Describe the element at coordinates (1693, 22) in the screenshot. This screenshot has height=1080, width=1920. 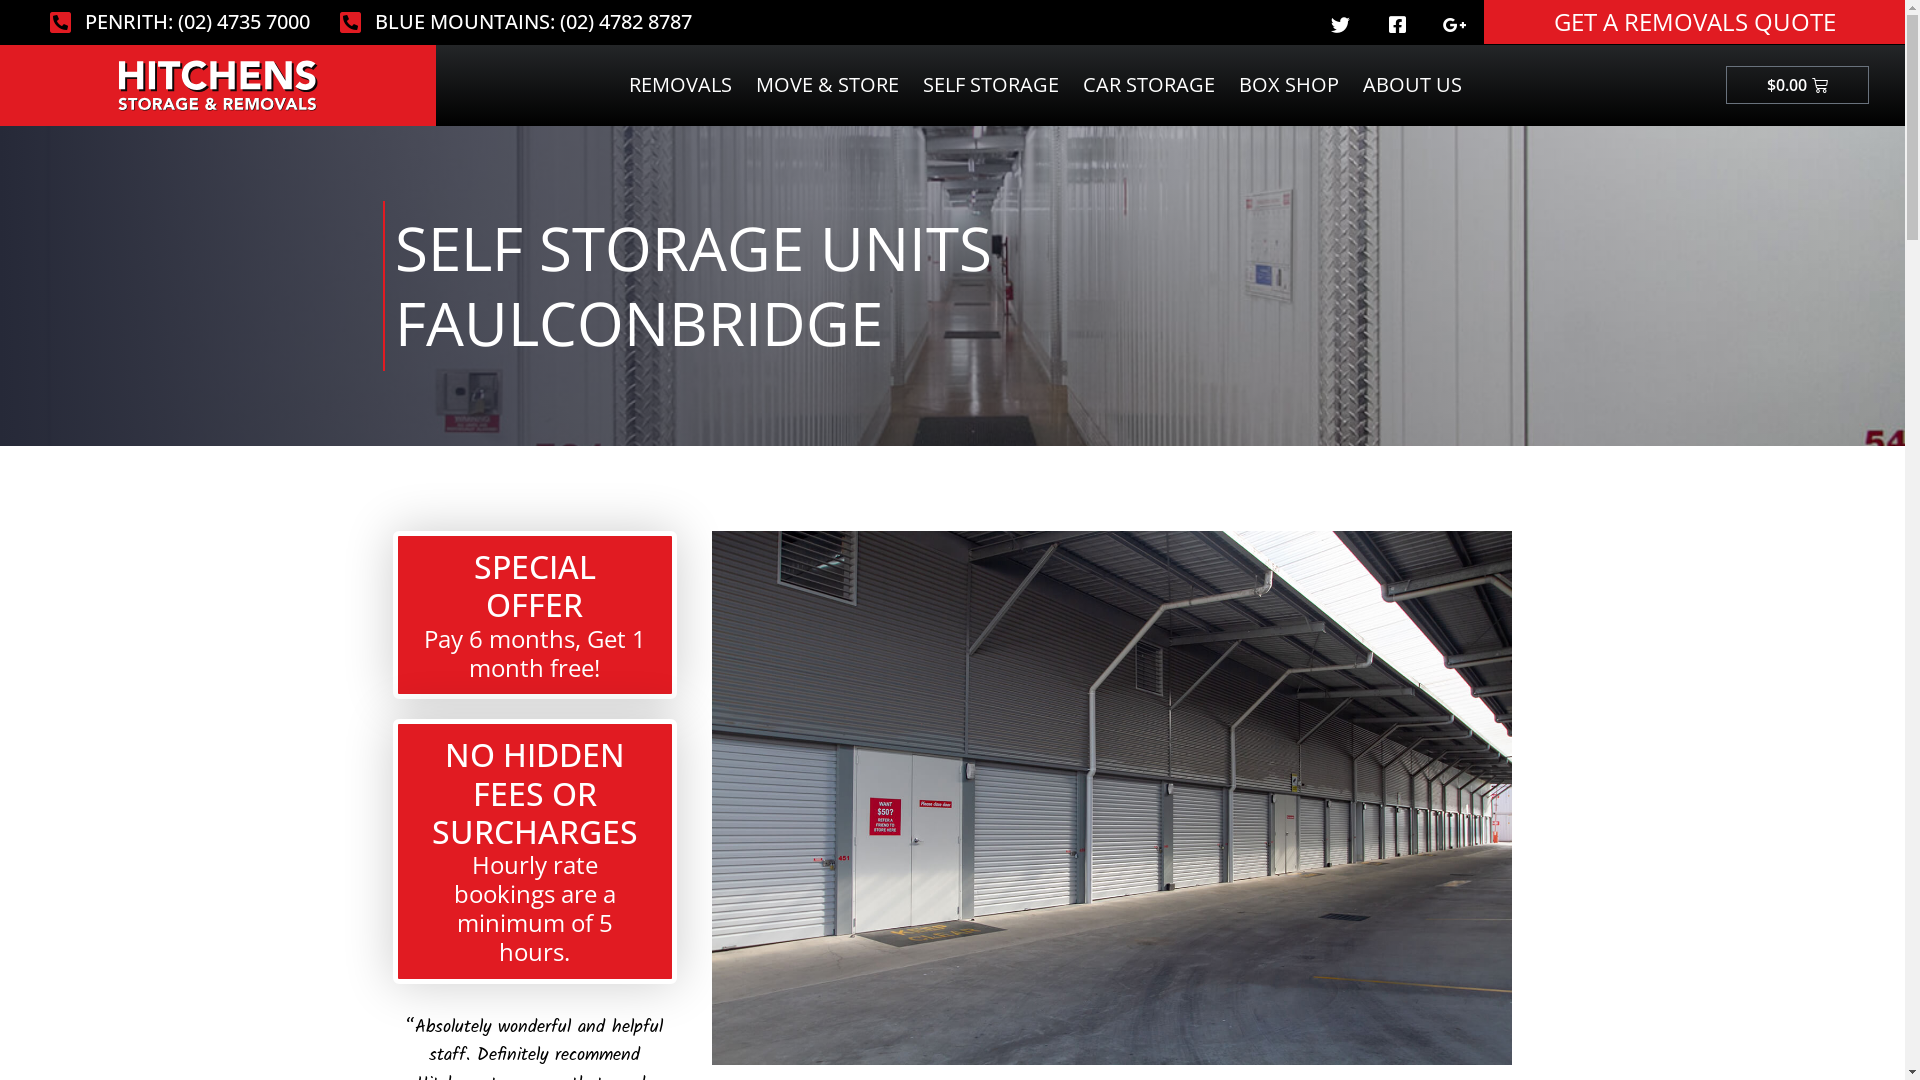
I see `'GET A REMOVALS QUOTE'` at that location.